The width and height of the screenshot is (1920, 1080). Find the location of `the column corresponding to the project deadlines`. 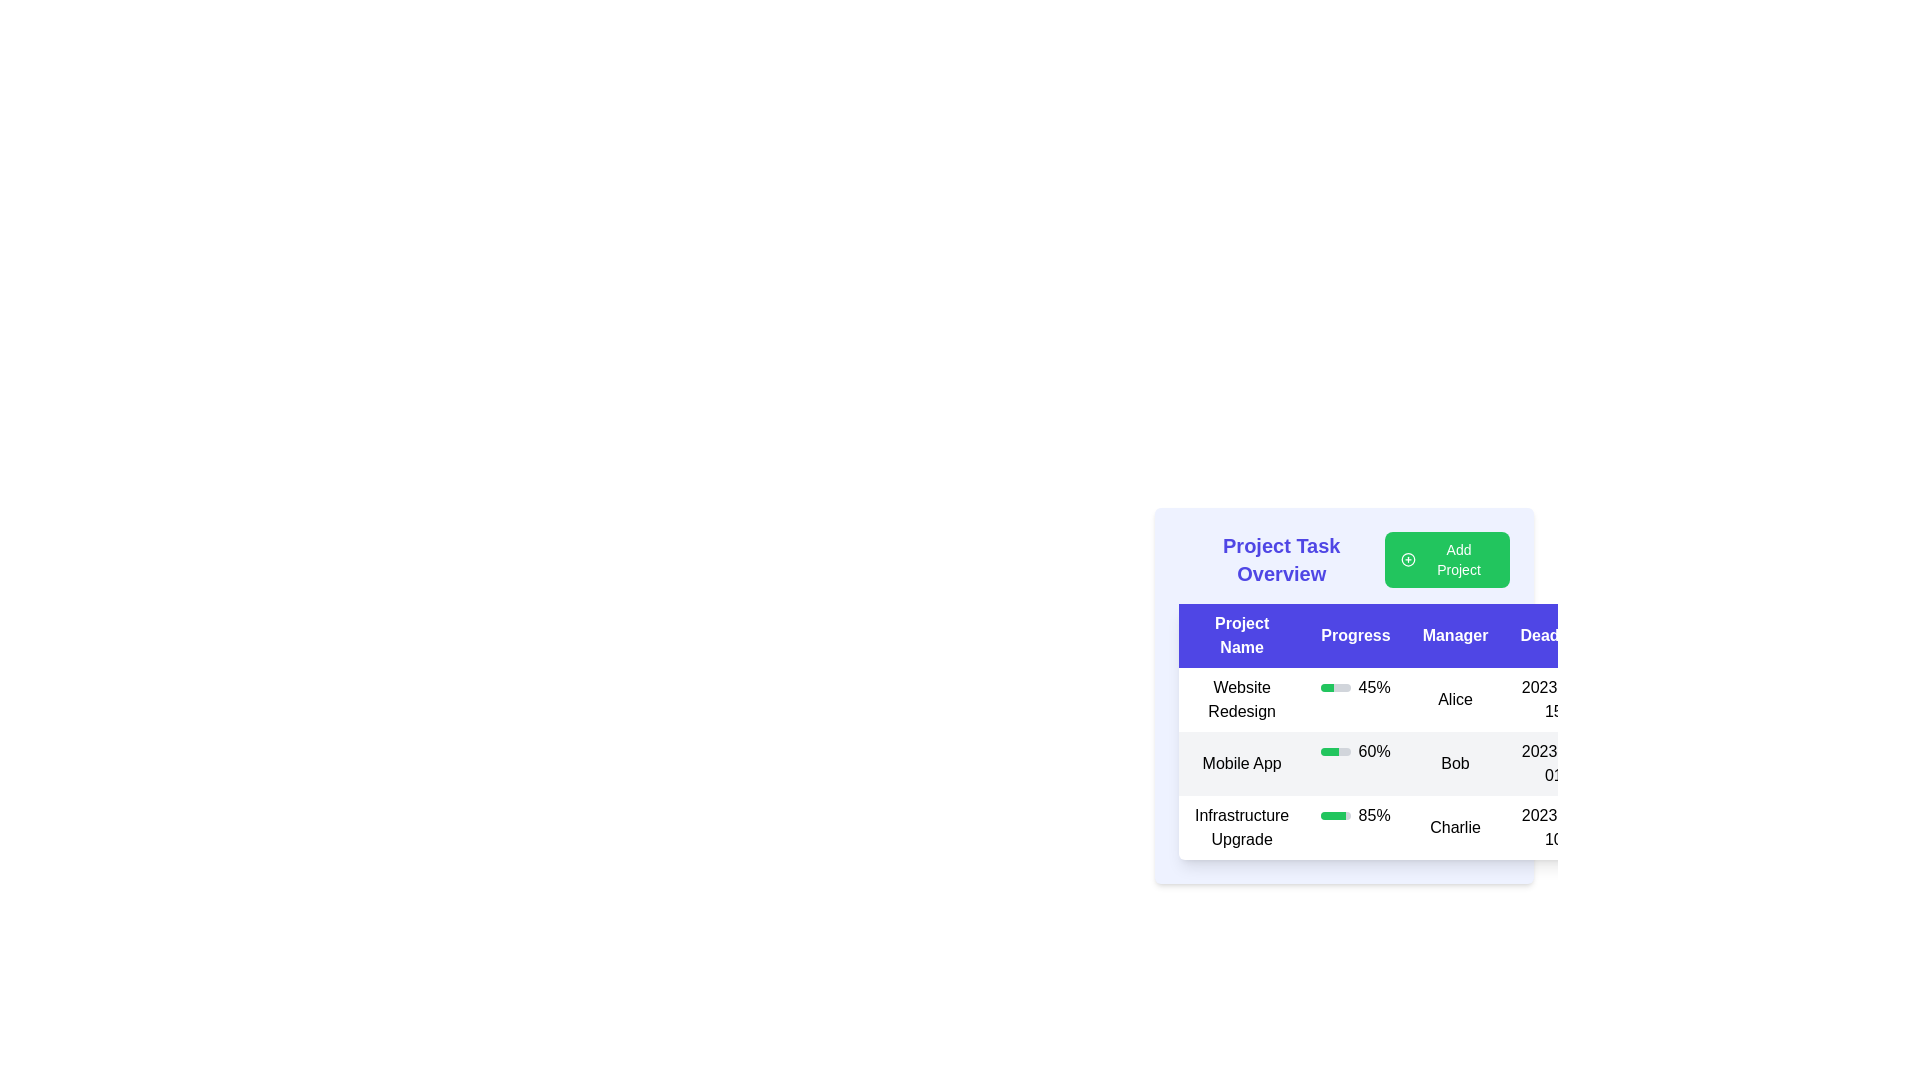

the column corresponding to the project deadlines is located at coordinates (1552, 636).